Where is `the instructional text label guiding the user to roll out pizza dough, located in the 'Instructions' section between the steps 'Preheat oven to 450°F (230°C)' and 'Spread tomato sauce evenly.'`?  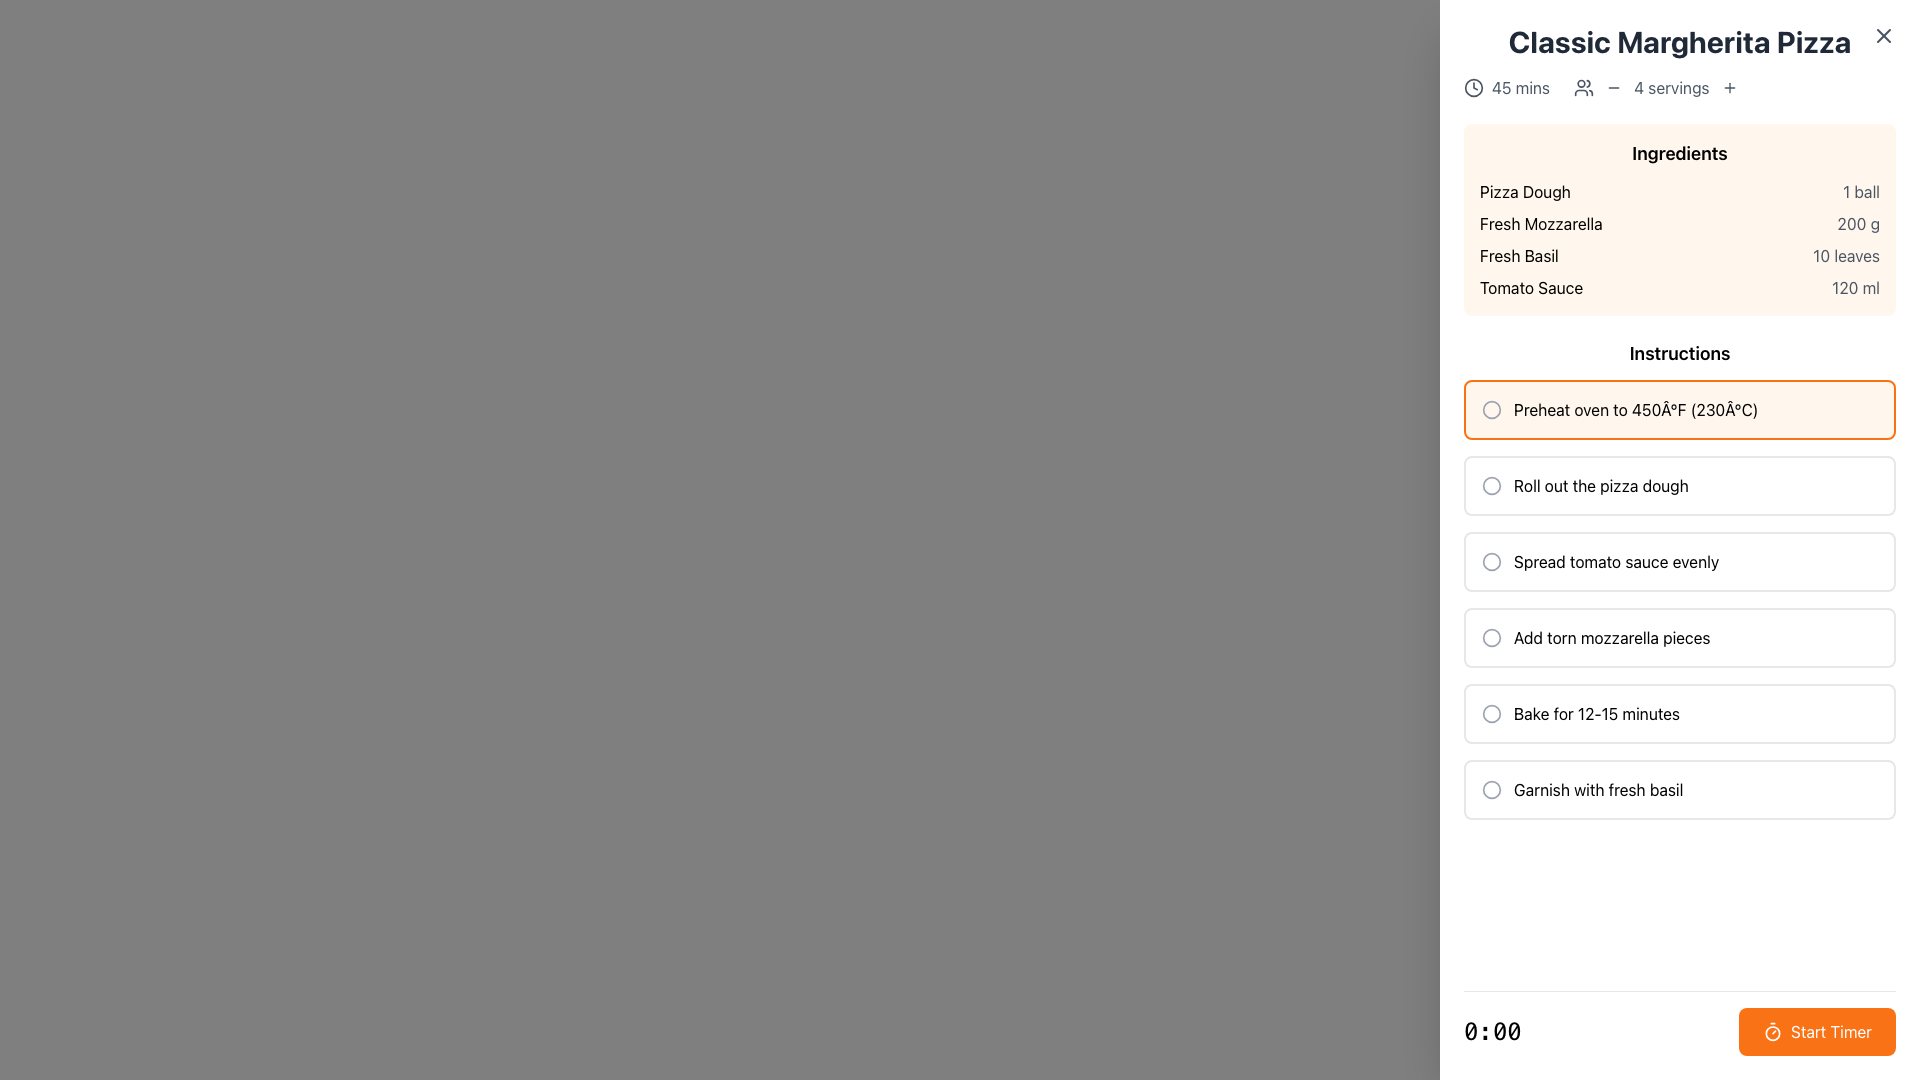
the instructional text label guiding the user to roll out pizza dough, located in the 'Instructions' section between the steps 'Preheat oven to 450°F (230°C)' and 'Spread tomato sauce evenly.' is located at coordinates (1601, 486).